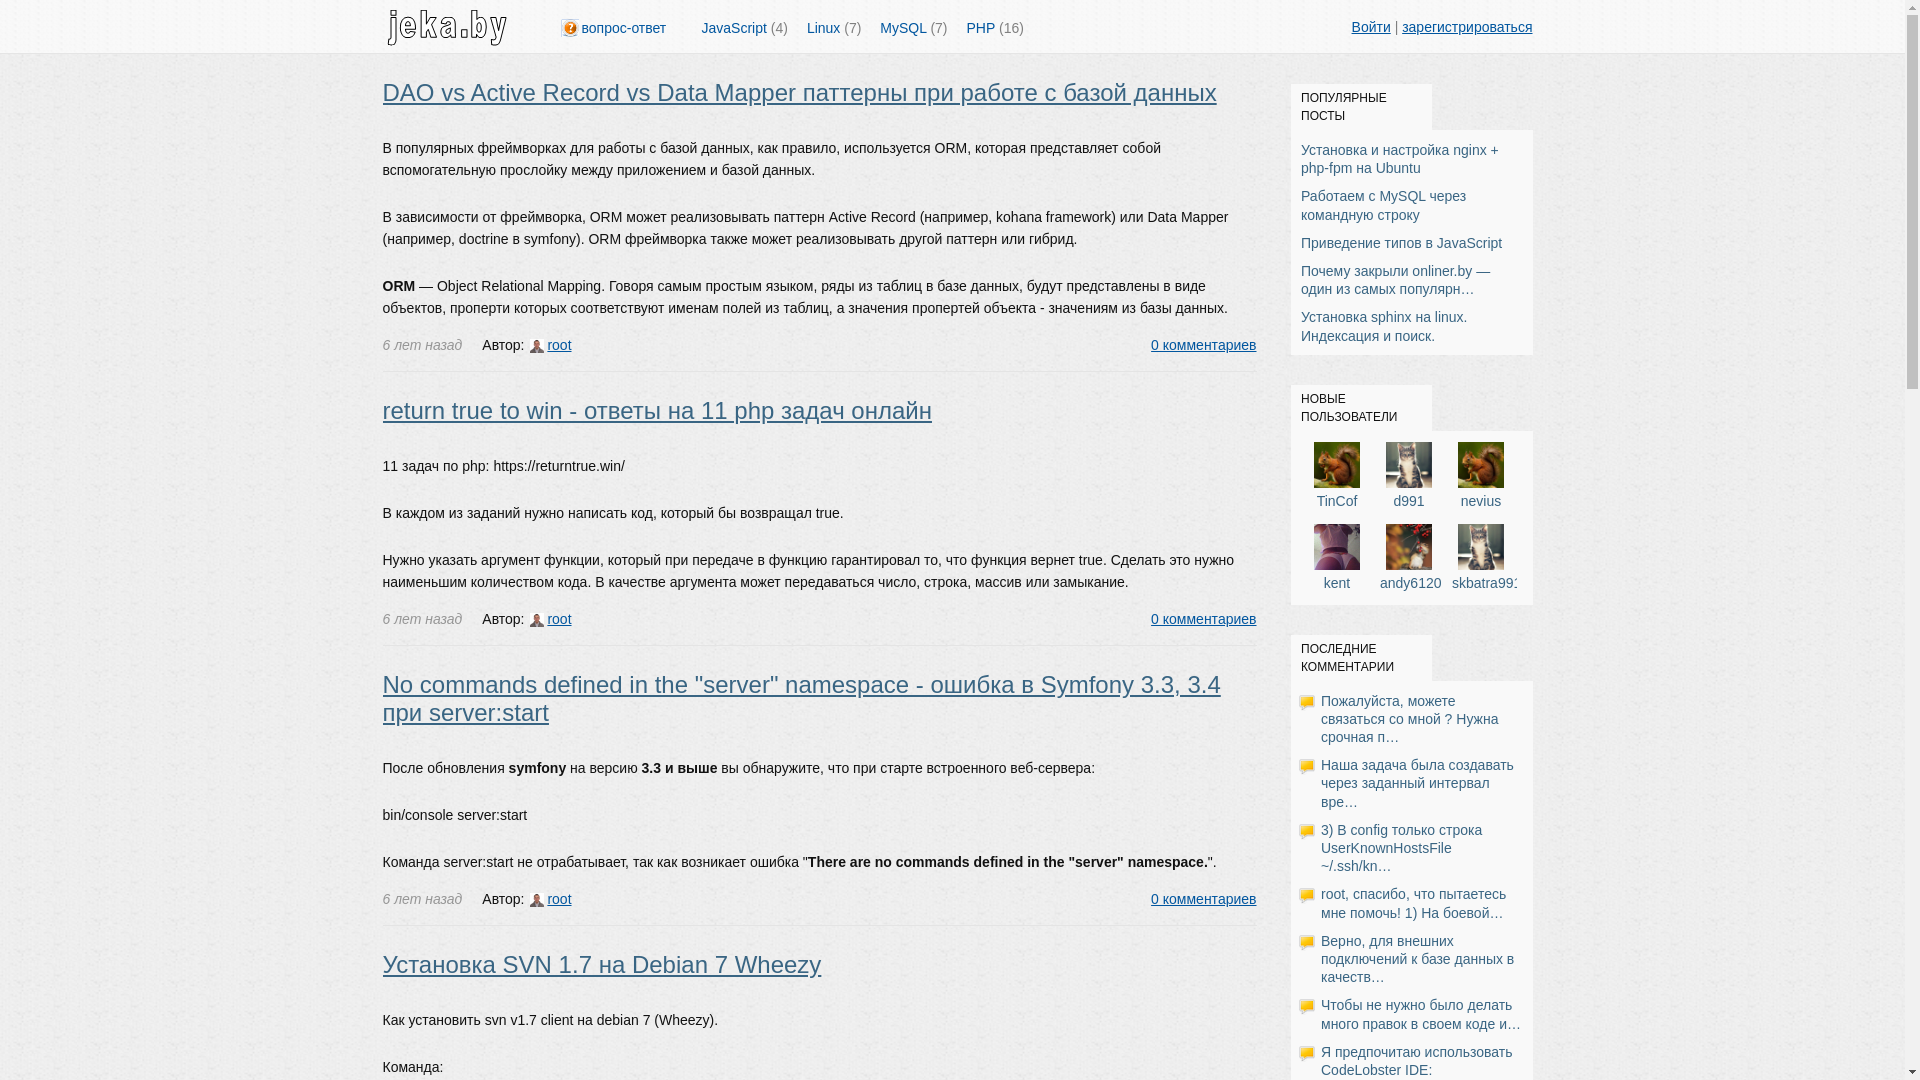  I want to click on 'root', so click(529, 617).